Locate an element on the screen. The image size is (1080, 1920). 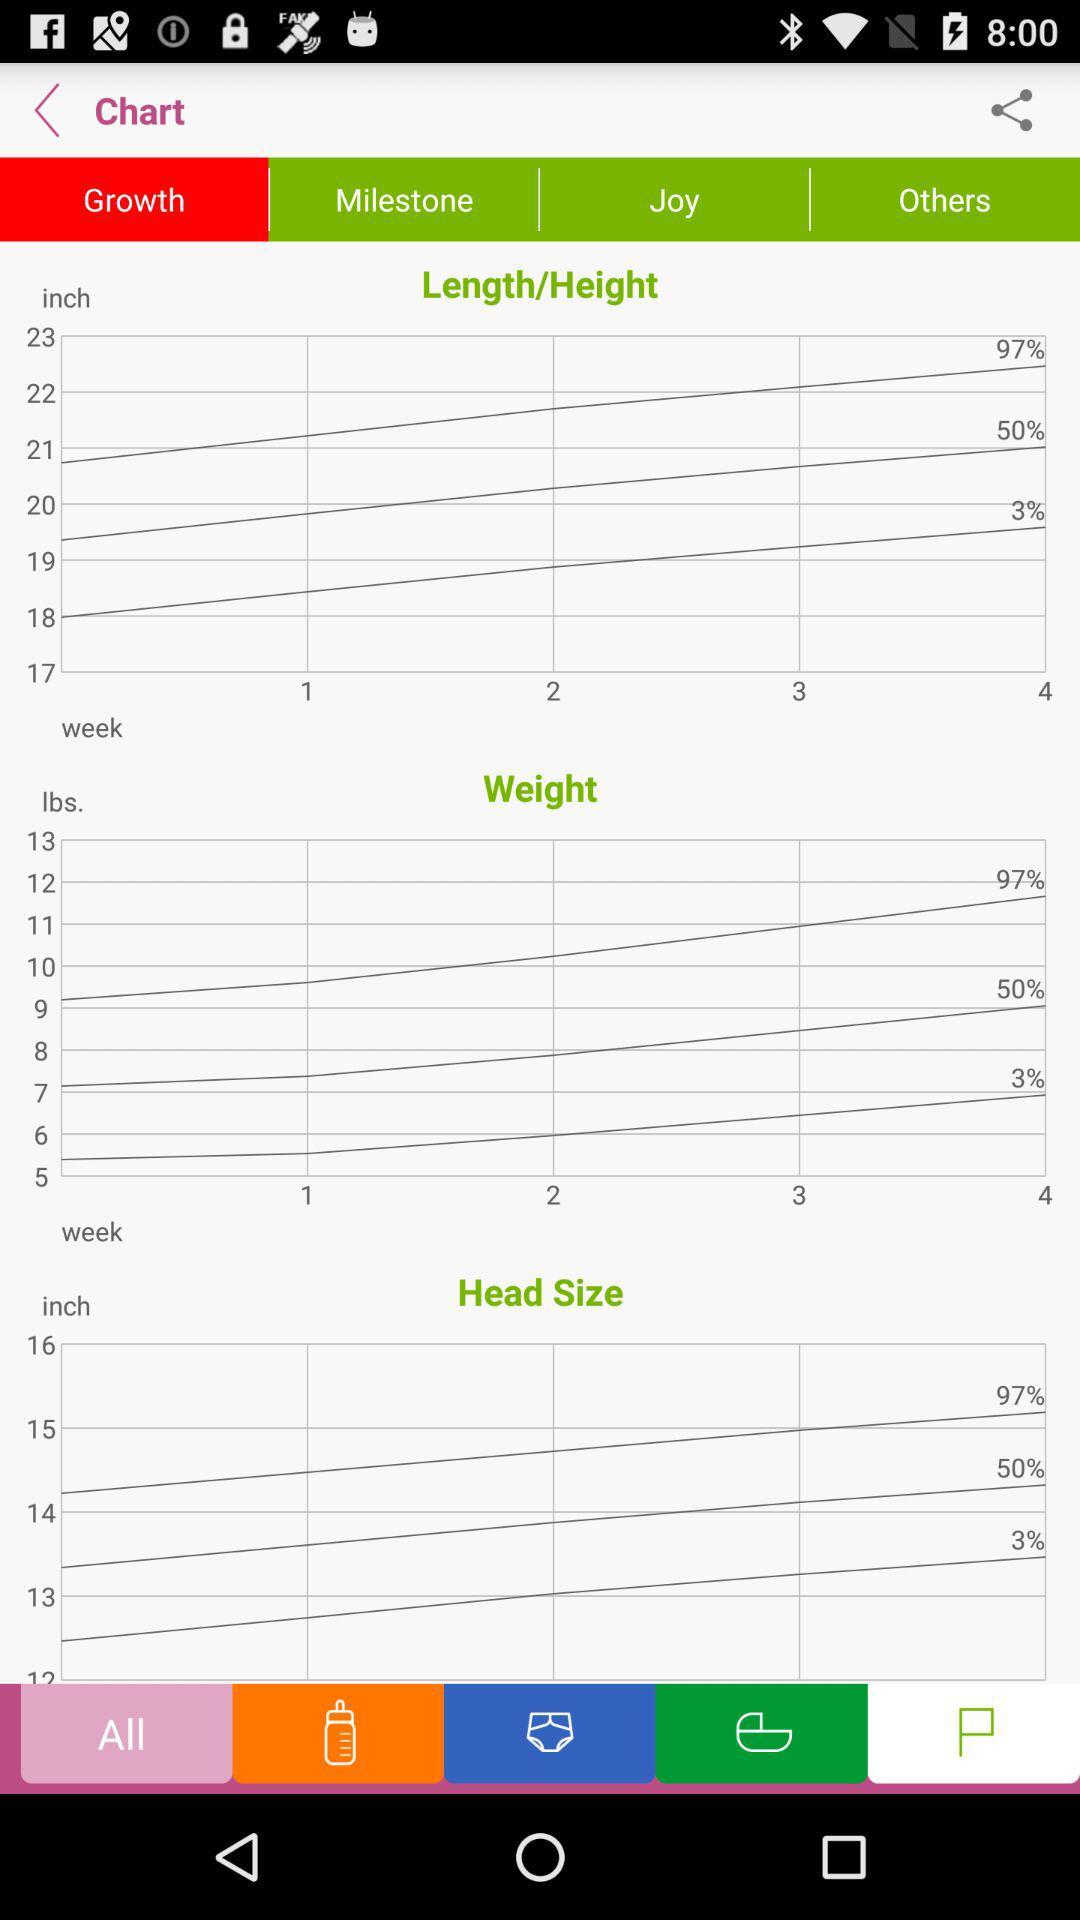
the second icon from right most bottom of the page is located at coordinates (762, 1737).